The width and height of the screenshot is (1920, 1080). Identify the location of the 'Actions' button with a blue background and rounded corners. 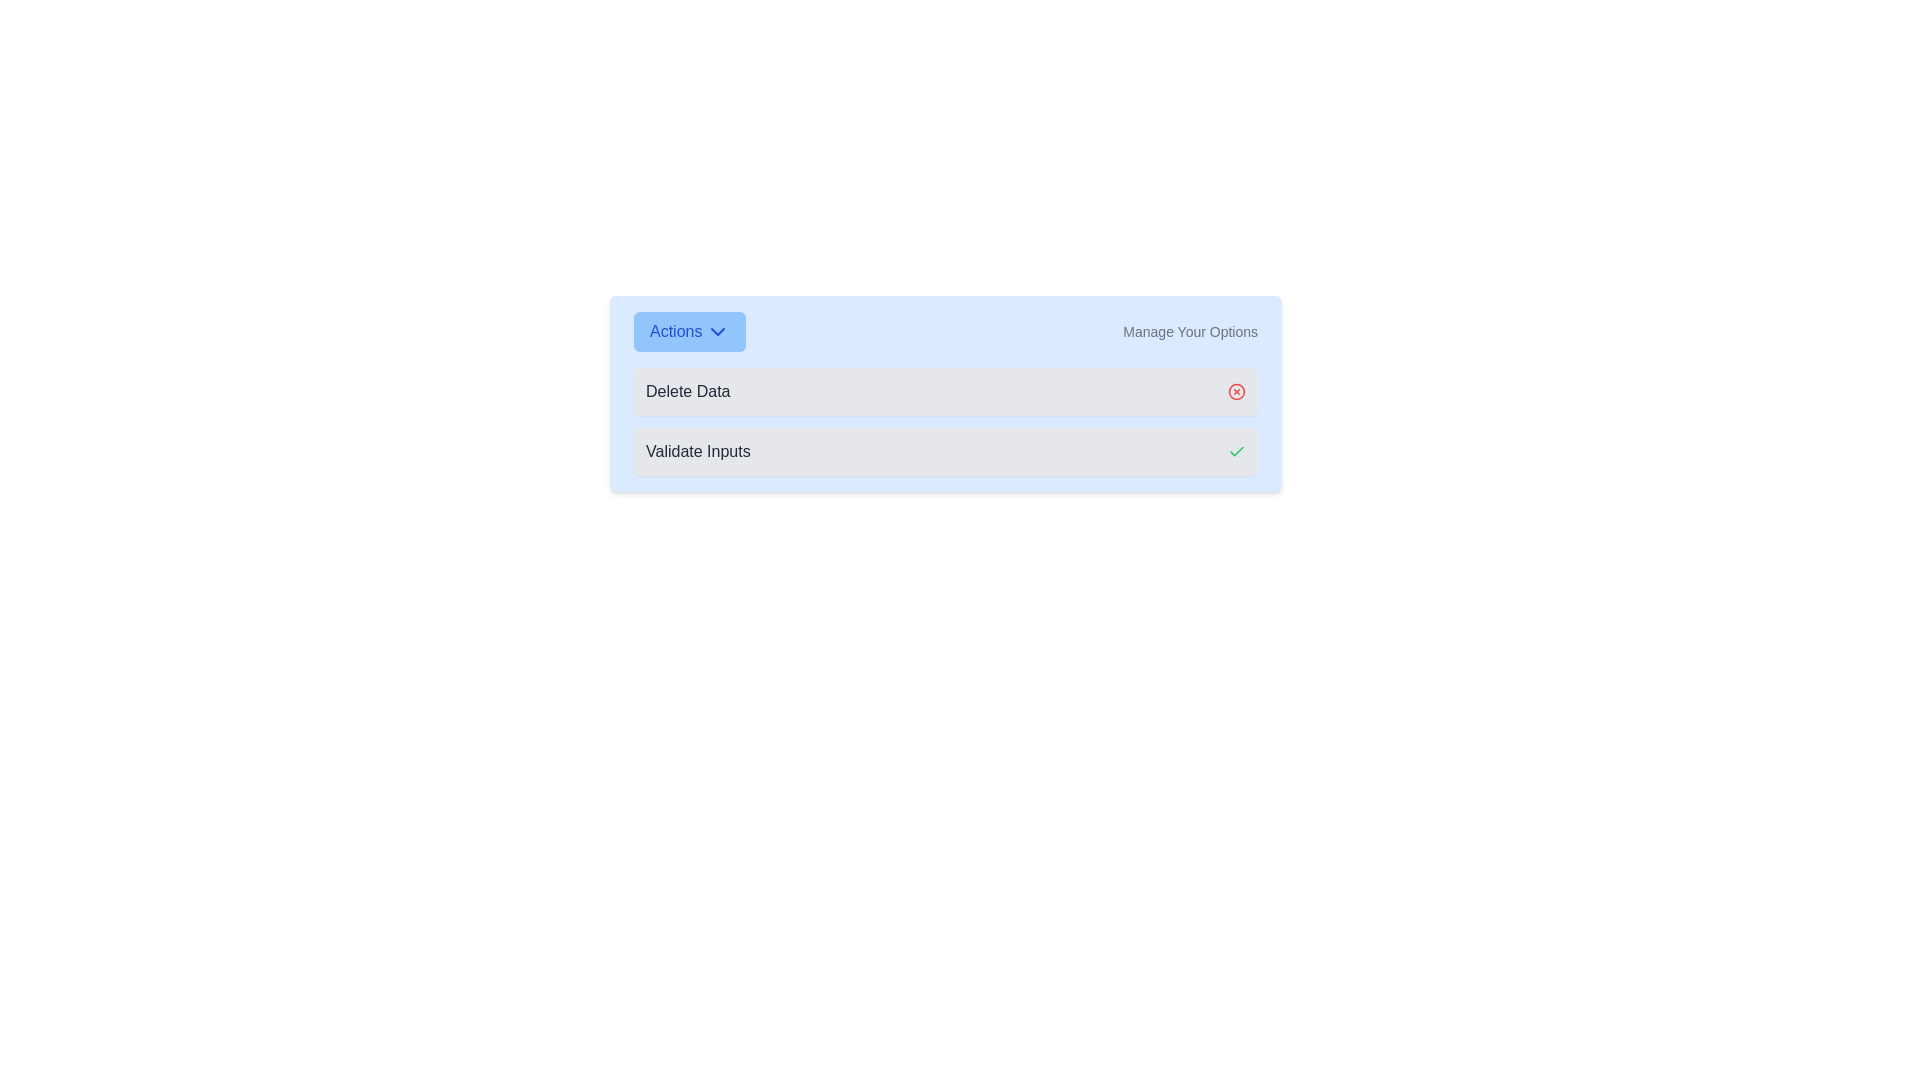
(690, 330).